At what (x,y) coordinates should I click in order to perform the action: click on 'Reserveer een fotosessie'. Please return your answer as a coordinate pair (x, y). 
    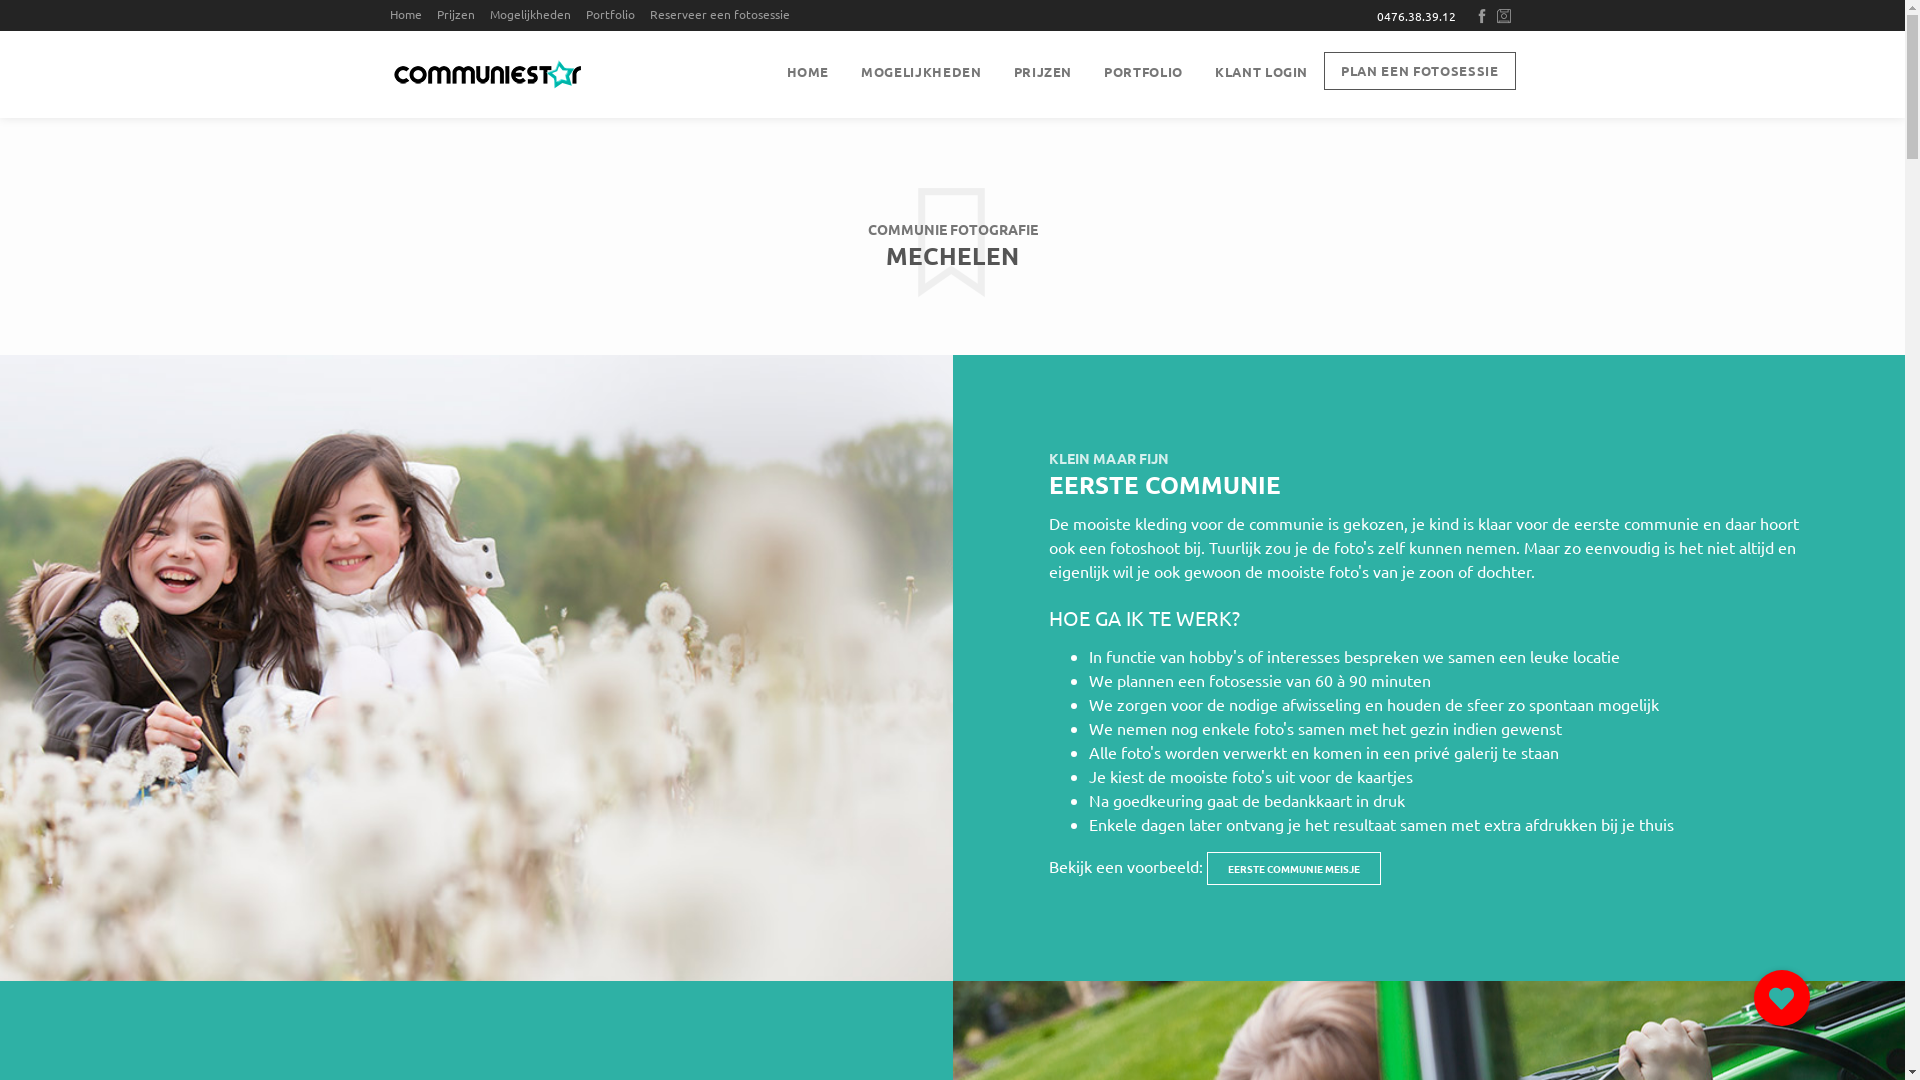
    Looking at the image, I should click on (724, 14).